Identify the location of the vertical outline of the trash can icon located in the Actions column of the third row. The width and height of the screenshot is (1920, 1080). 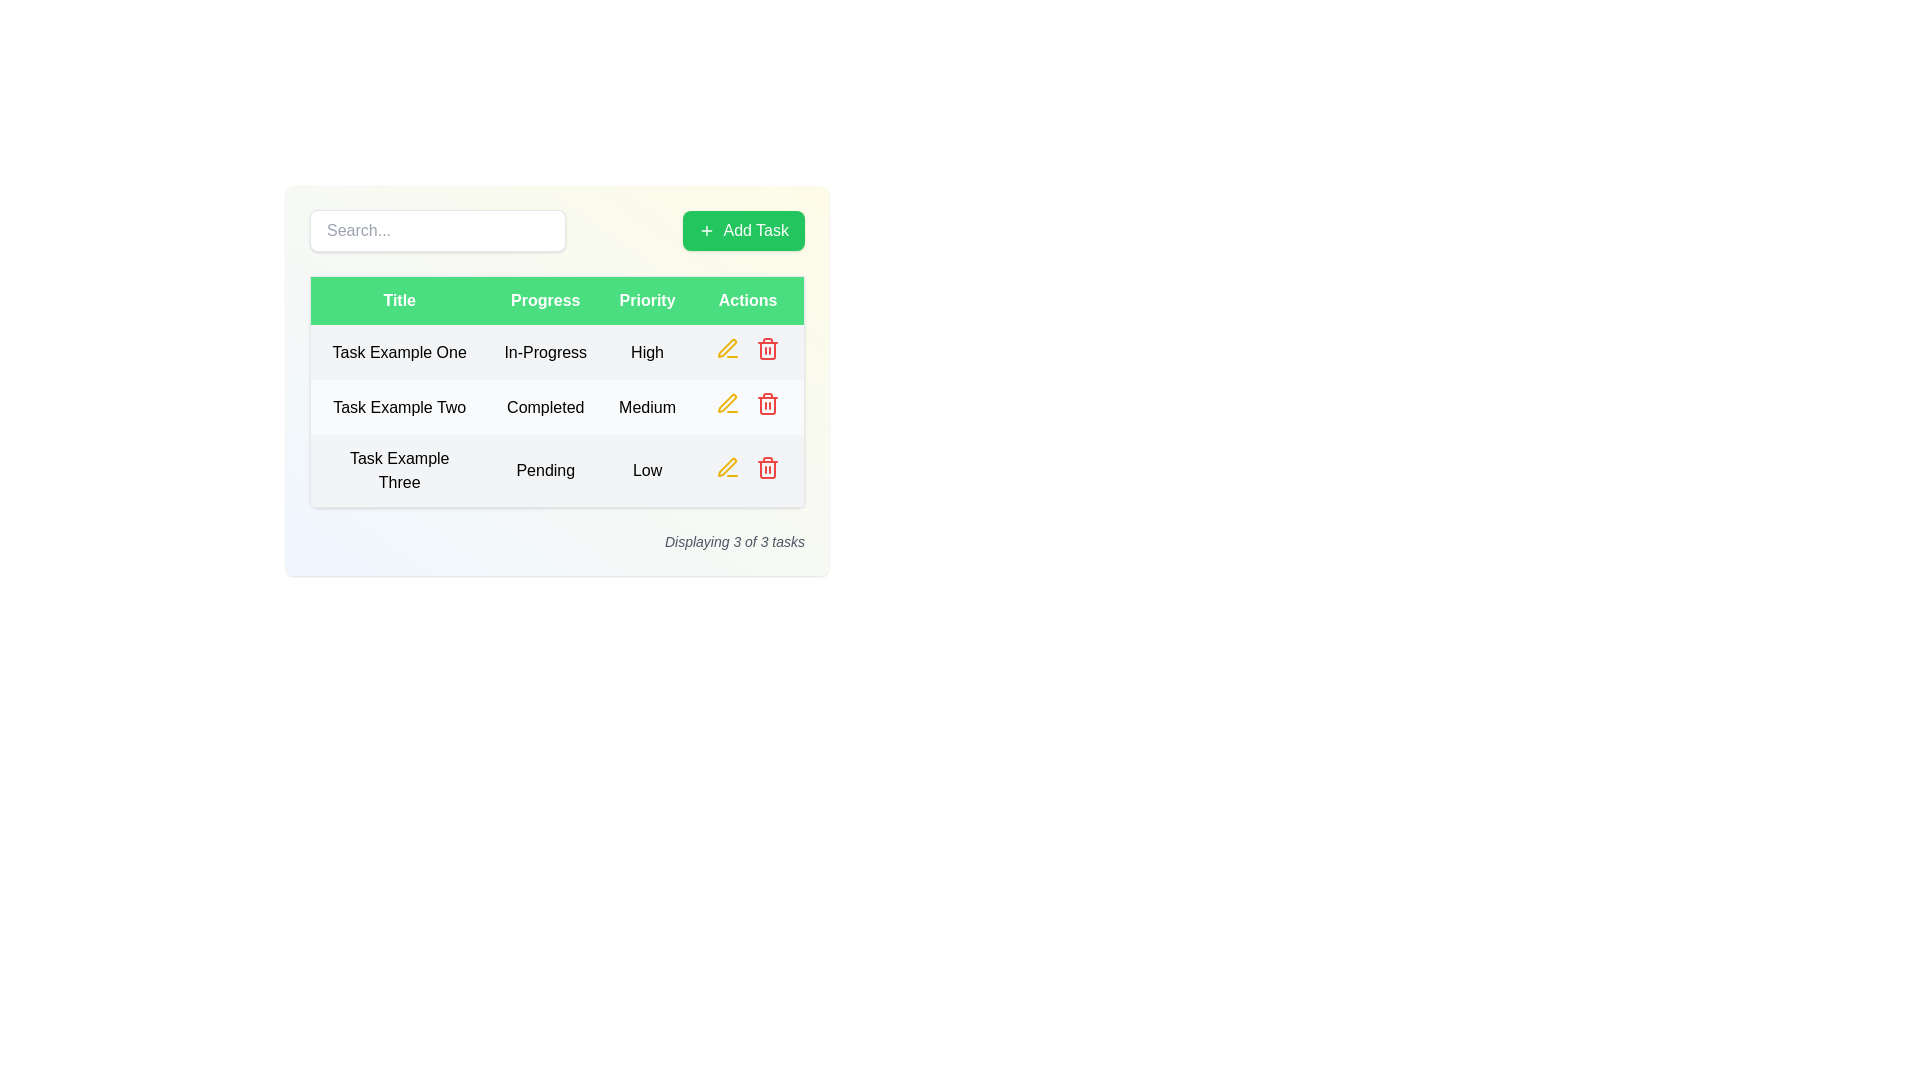
(767, 469).